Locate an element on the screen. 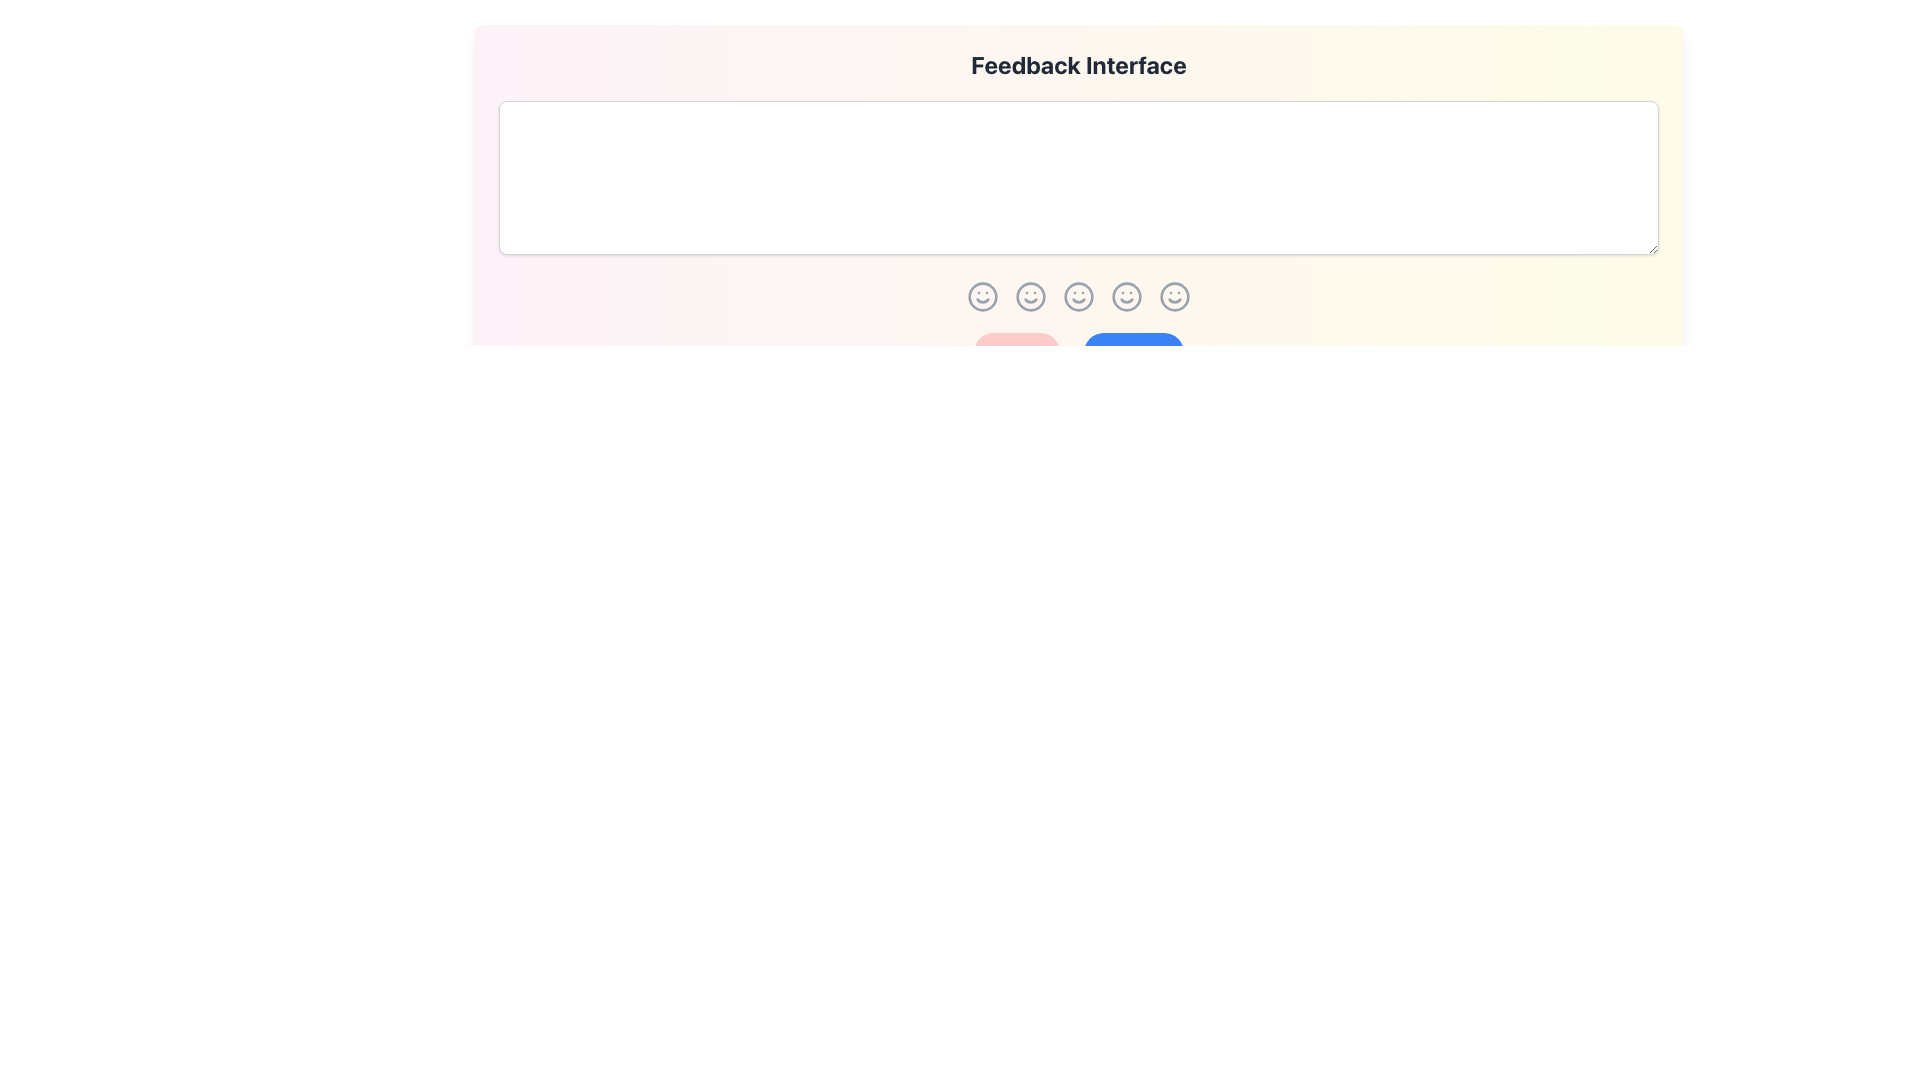 This screenshot has width=1920, height=1080. the circular graphical element representing the nose of the smiley face, which is part of the second icon in the row of smiley face icons under the 'Feedback Interface' text box is located at coordinates (1031, 297).